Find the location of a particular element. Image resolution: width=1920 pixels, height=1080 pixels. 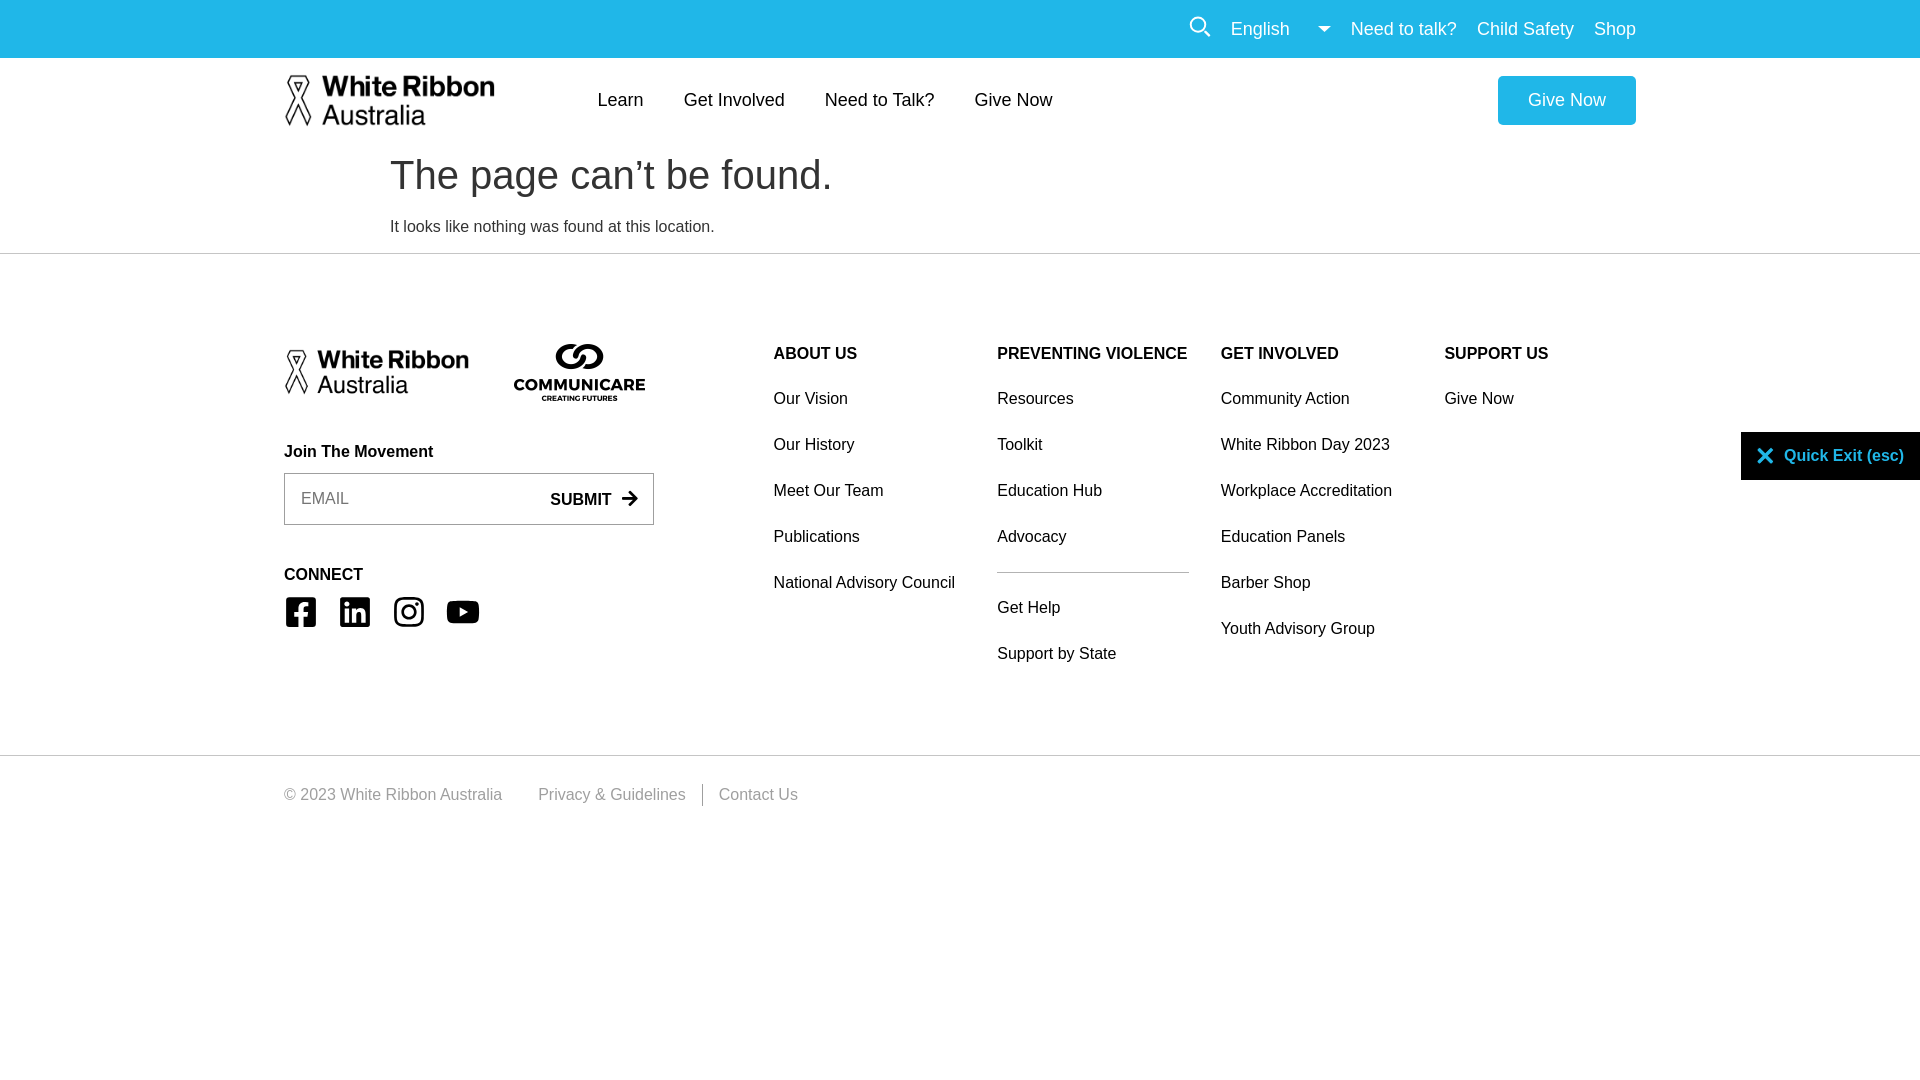

'Publications' is located at coordinates (869, 535).